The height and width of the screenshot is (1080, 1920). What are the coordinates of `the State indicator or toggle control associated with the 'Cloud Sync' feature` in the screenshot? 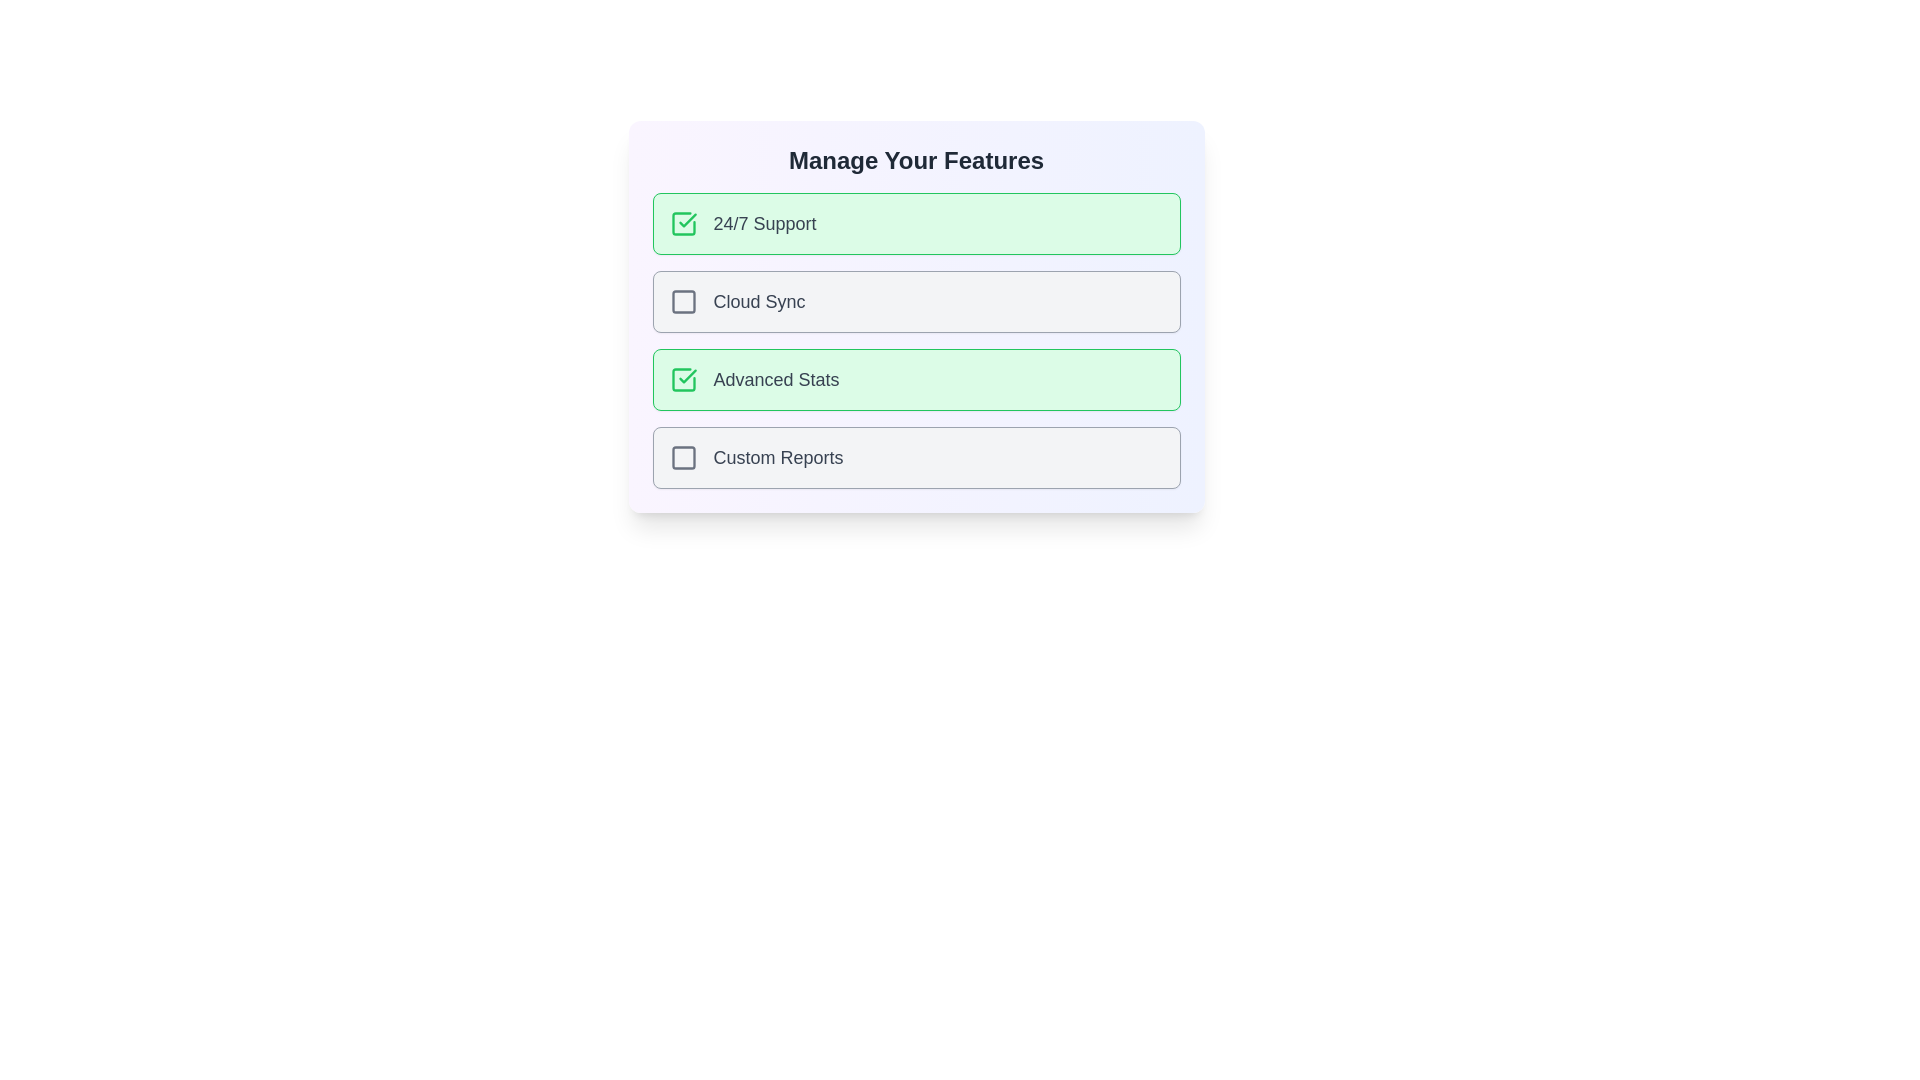 It's located at (683, 301).